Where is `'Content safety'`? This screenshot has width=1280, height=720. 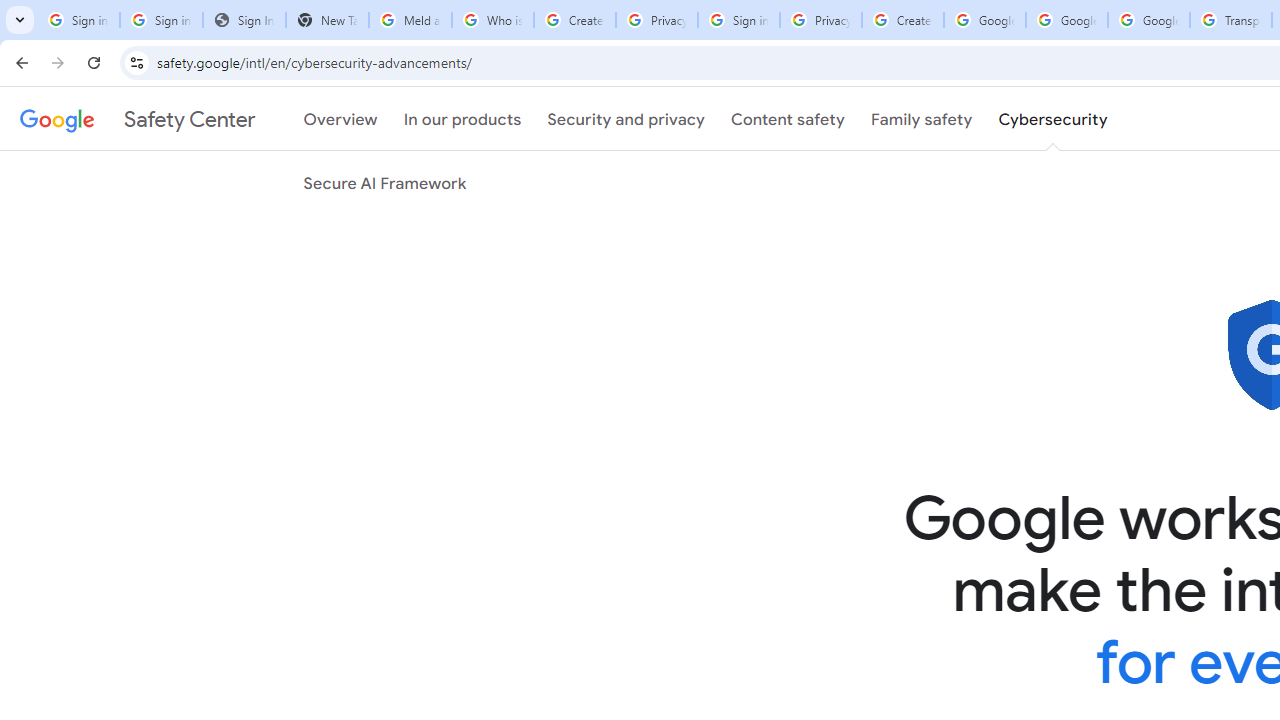 'Content safety' is located at coordinates (786, 119).